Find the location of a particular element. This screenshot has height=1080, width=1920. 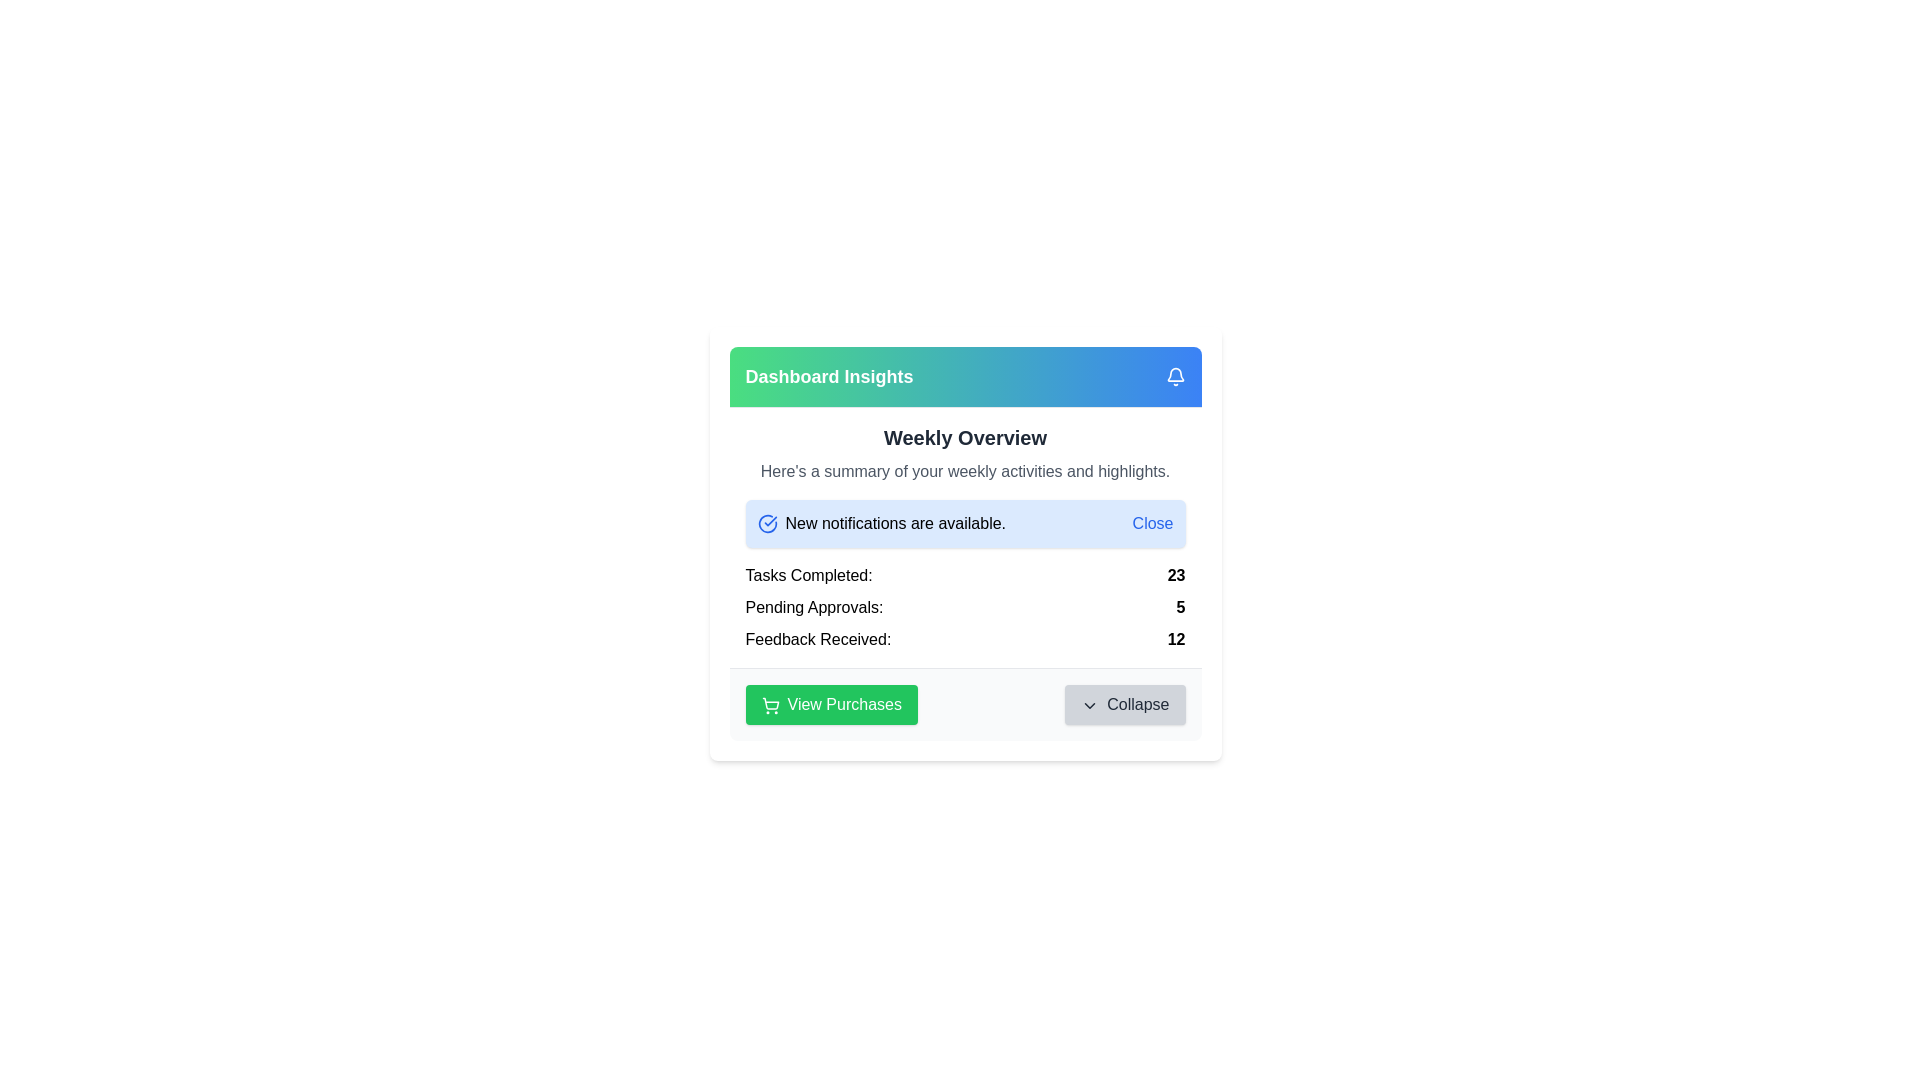

the green button labeled 'View Purchases' with a shopping cart icon is located at coordinates (831, 704).